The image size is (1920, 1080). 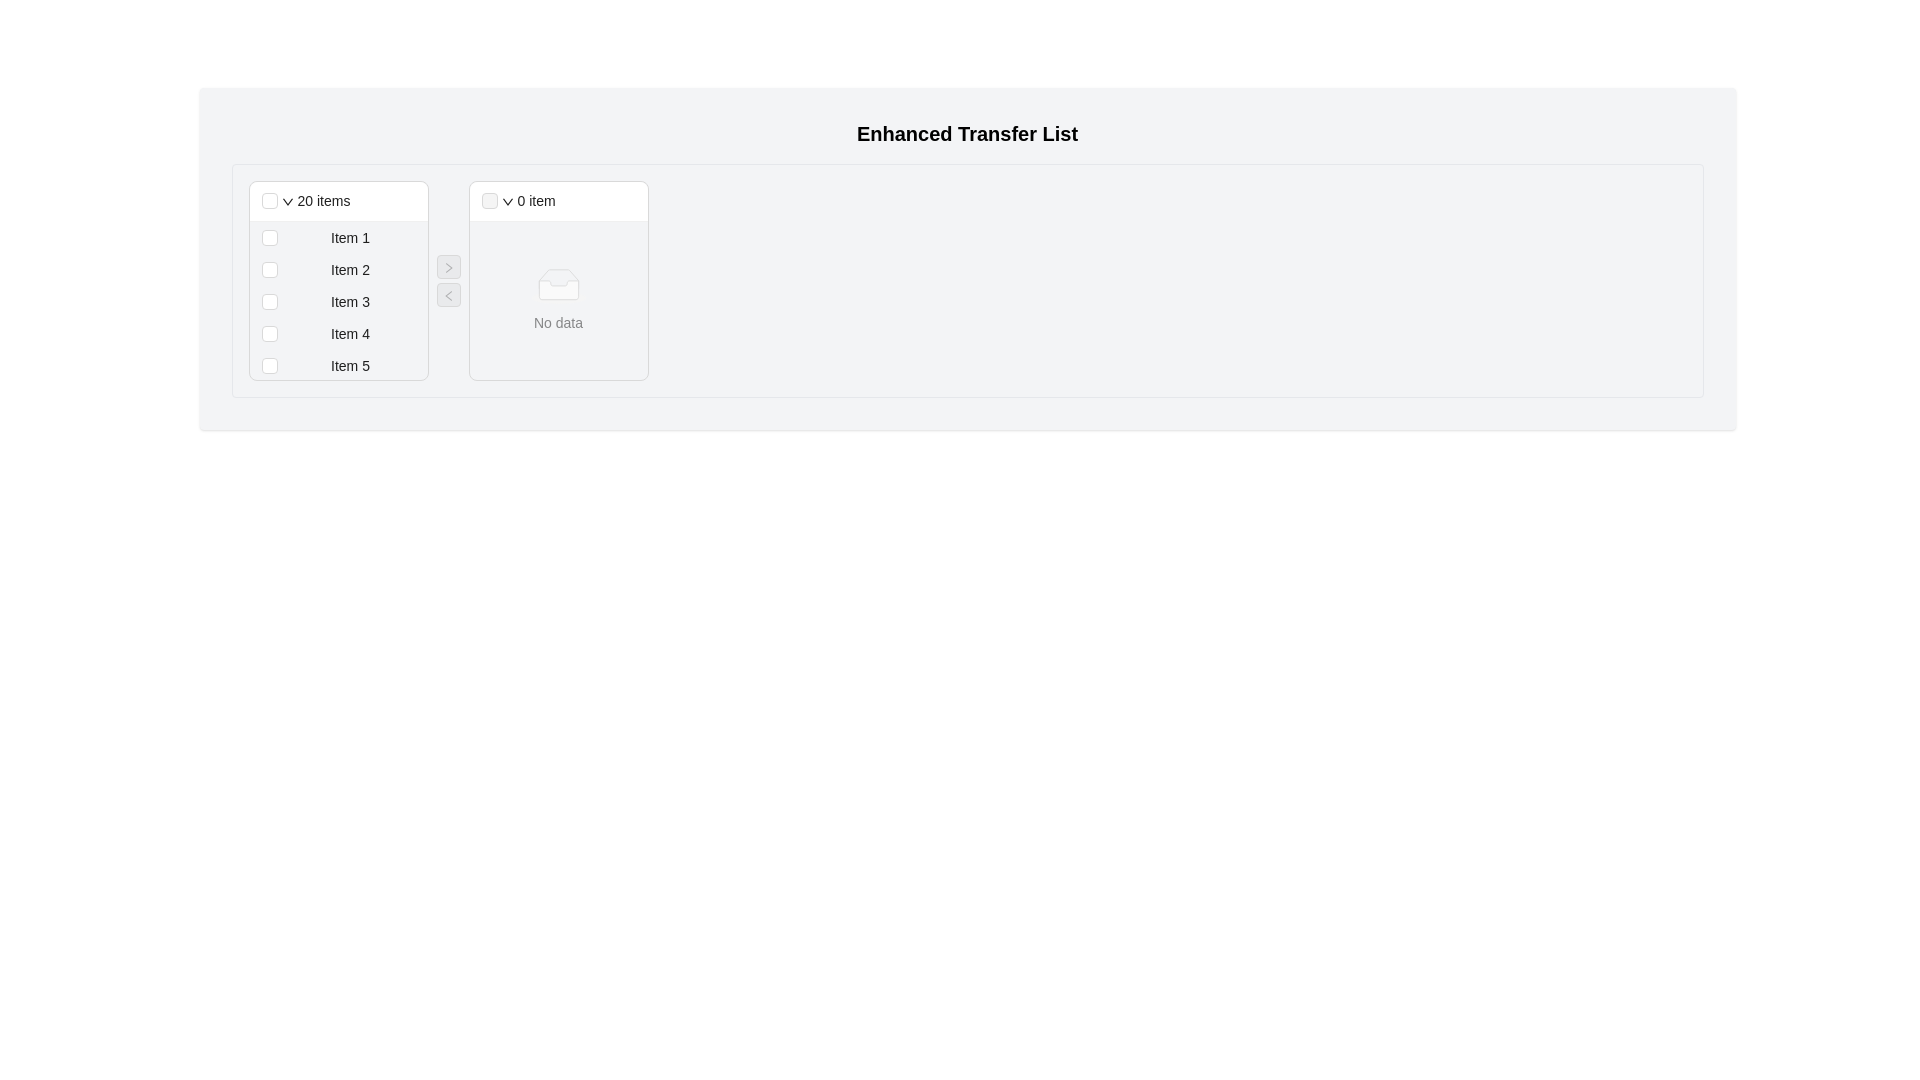 What do you see at coordinates (447, 294) in the screenshot?
I see `the transfer button located centrally between the two list boxes in the operation control section` at bounding box center [447, 294].